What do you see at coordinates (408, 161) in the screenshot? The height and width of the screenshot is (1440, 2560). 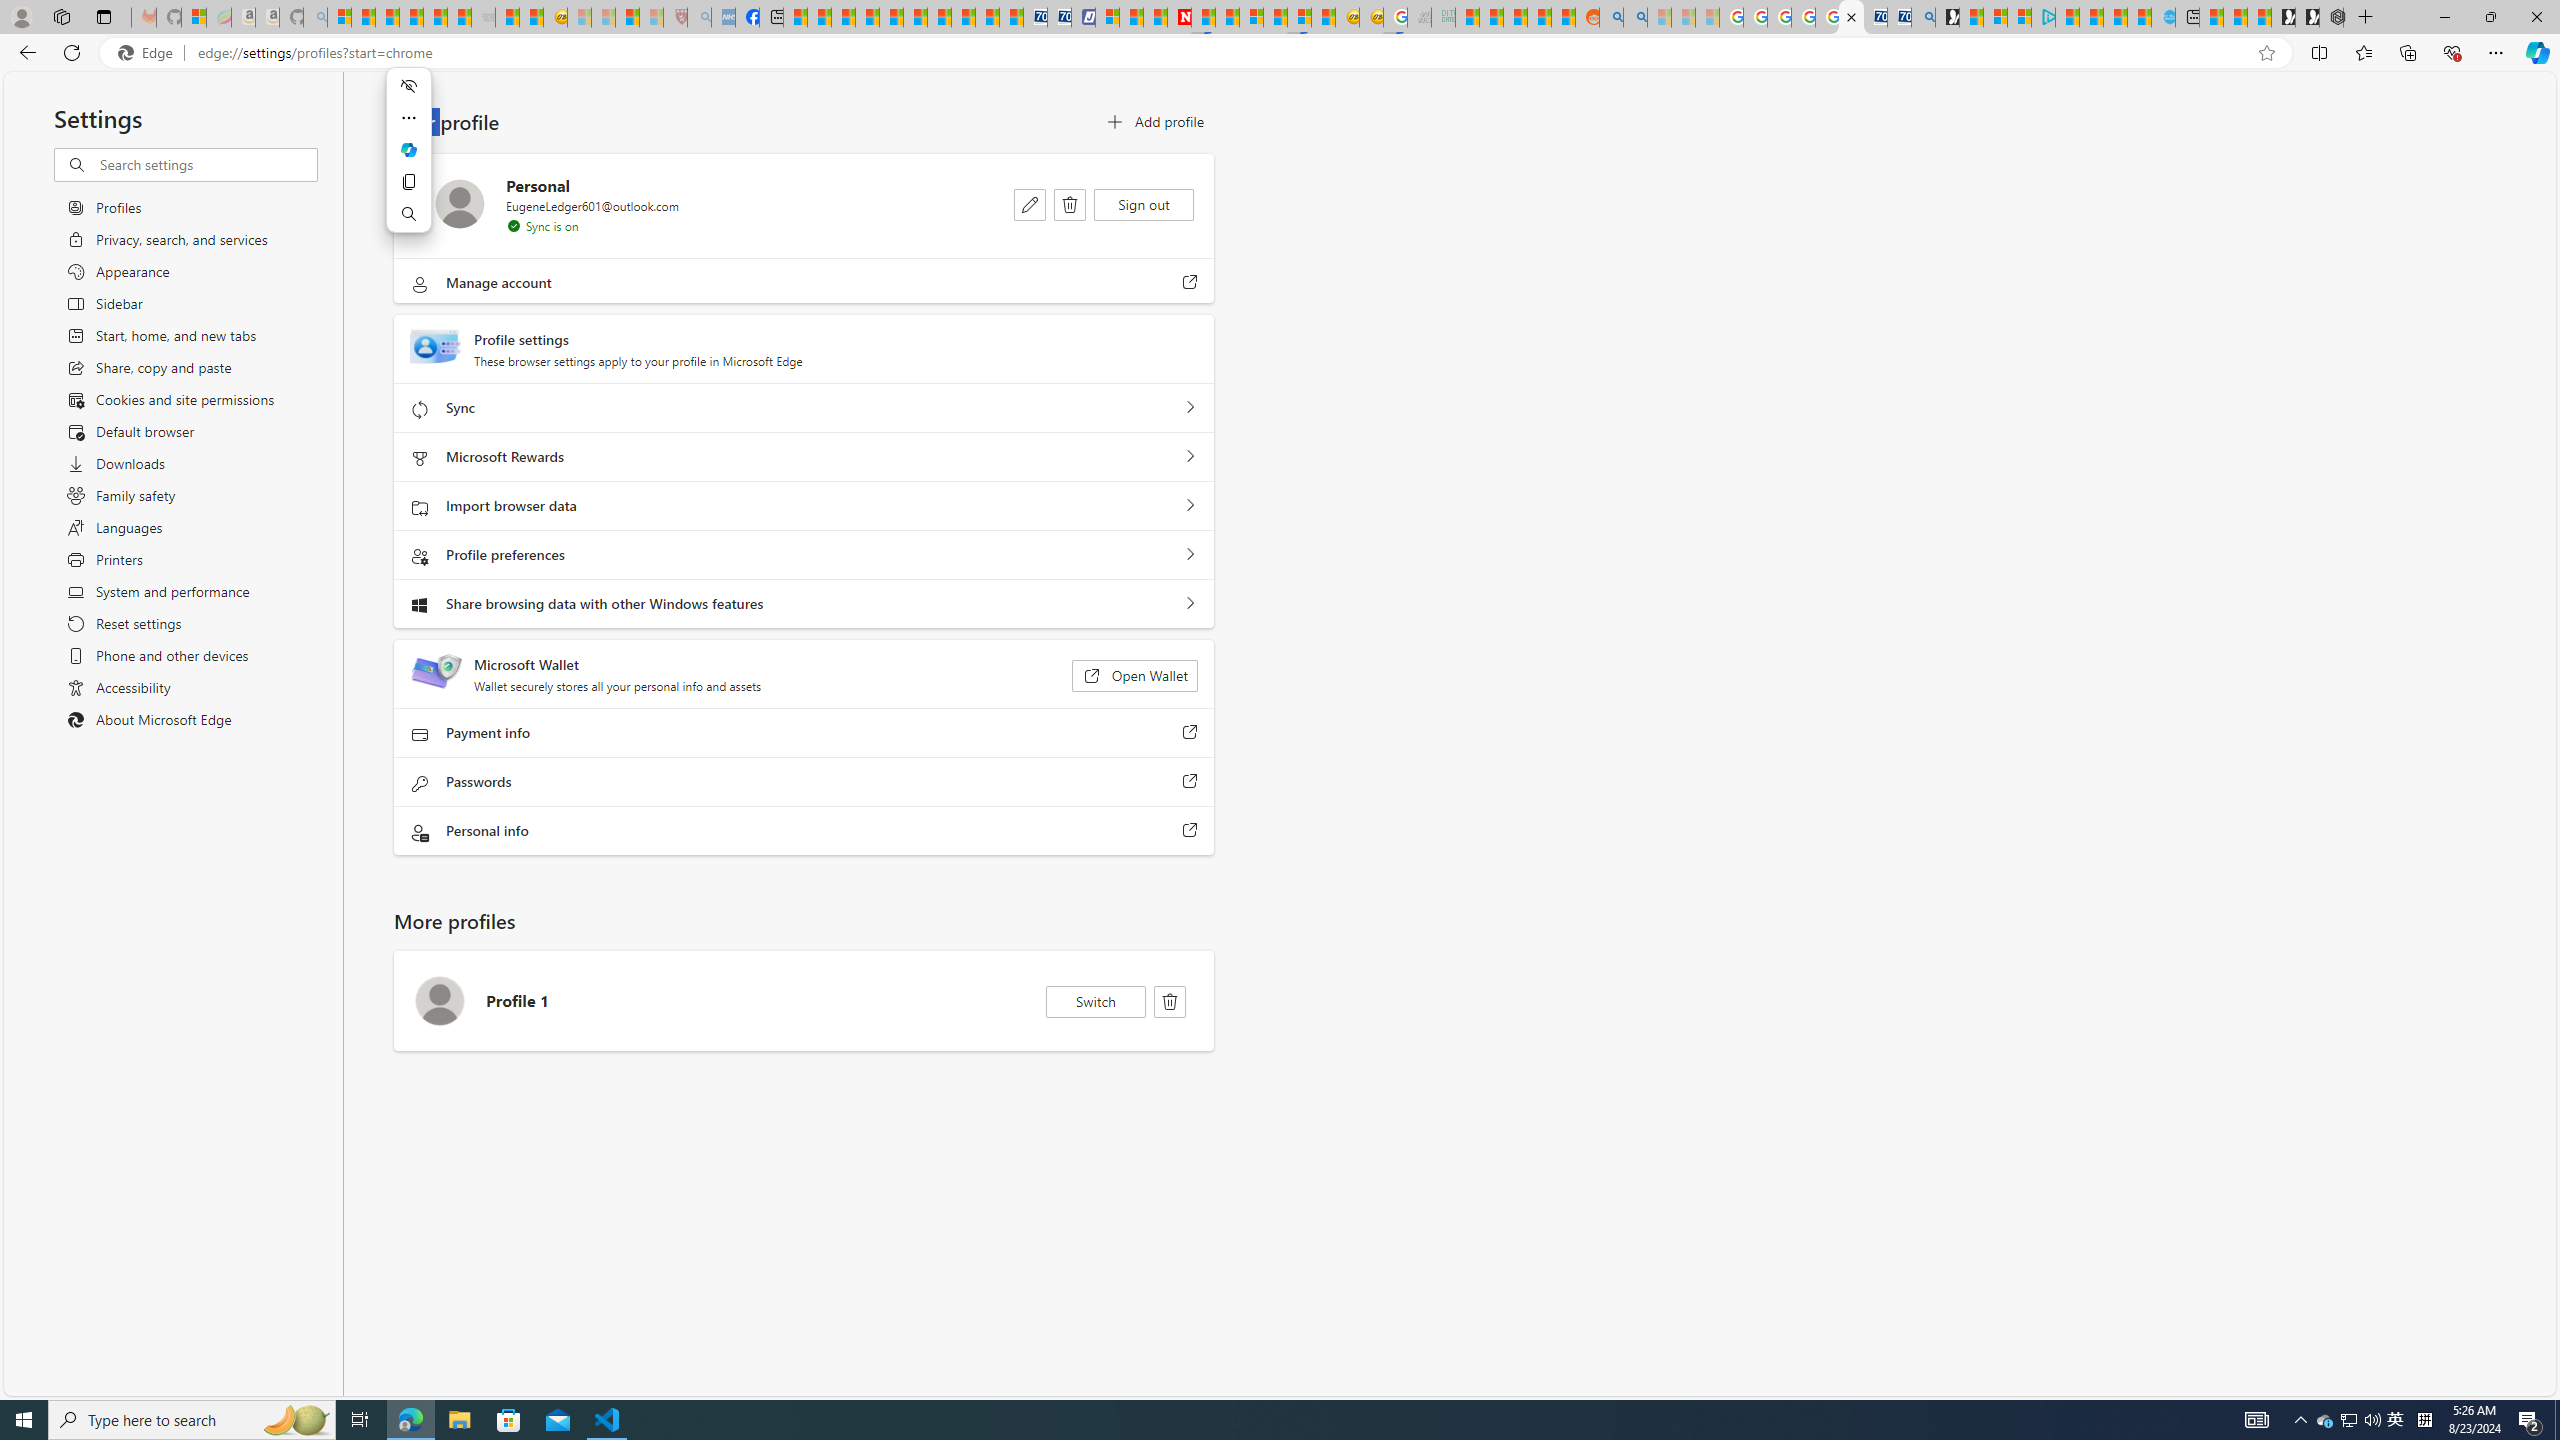 I see `'Mini menu on text selection'` at bounding box center [408, 161].